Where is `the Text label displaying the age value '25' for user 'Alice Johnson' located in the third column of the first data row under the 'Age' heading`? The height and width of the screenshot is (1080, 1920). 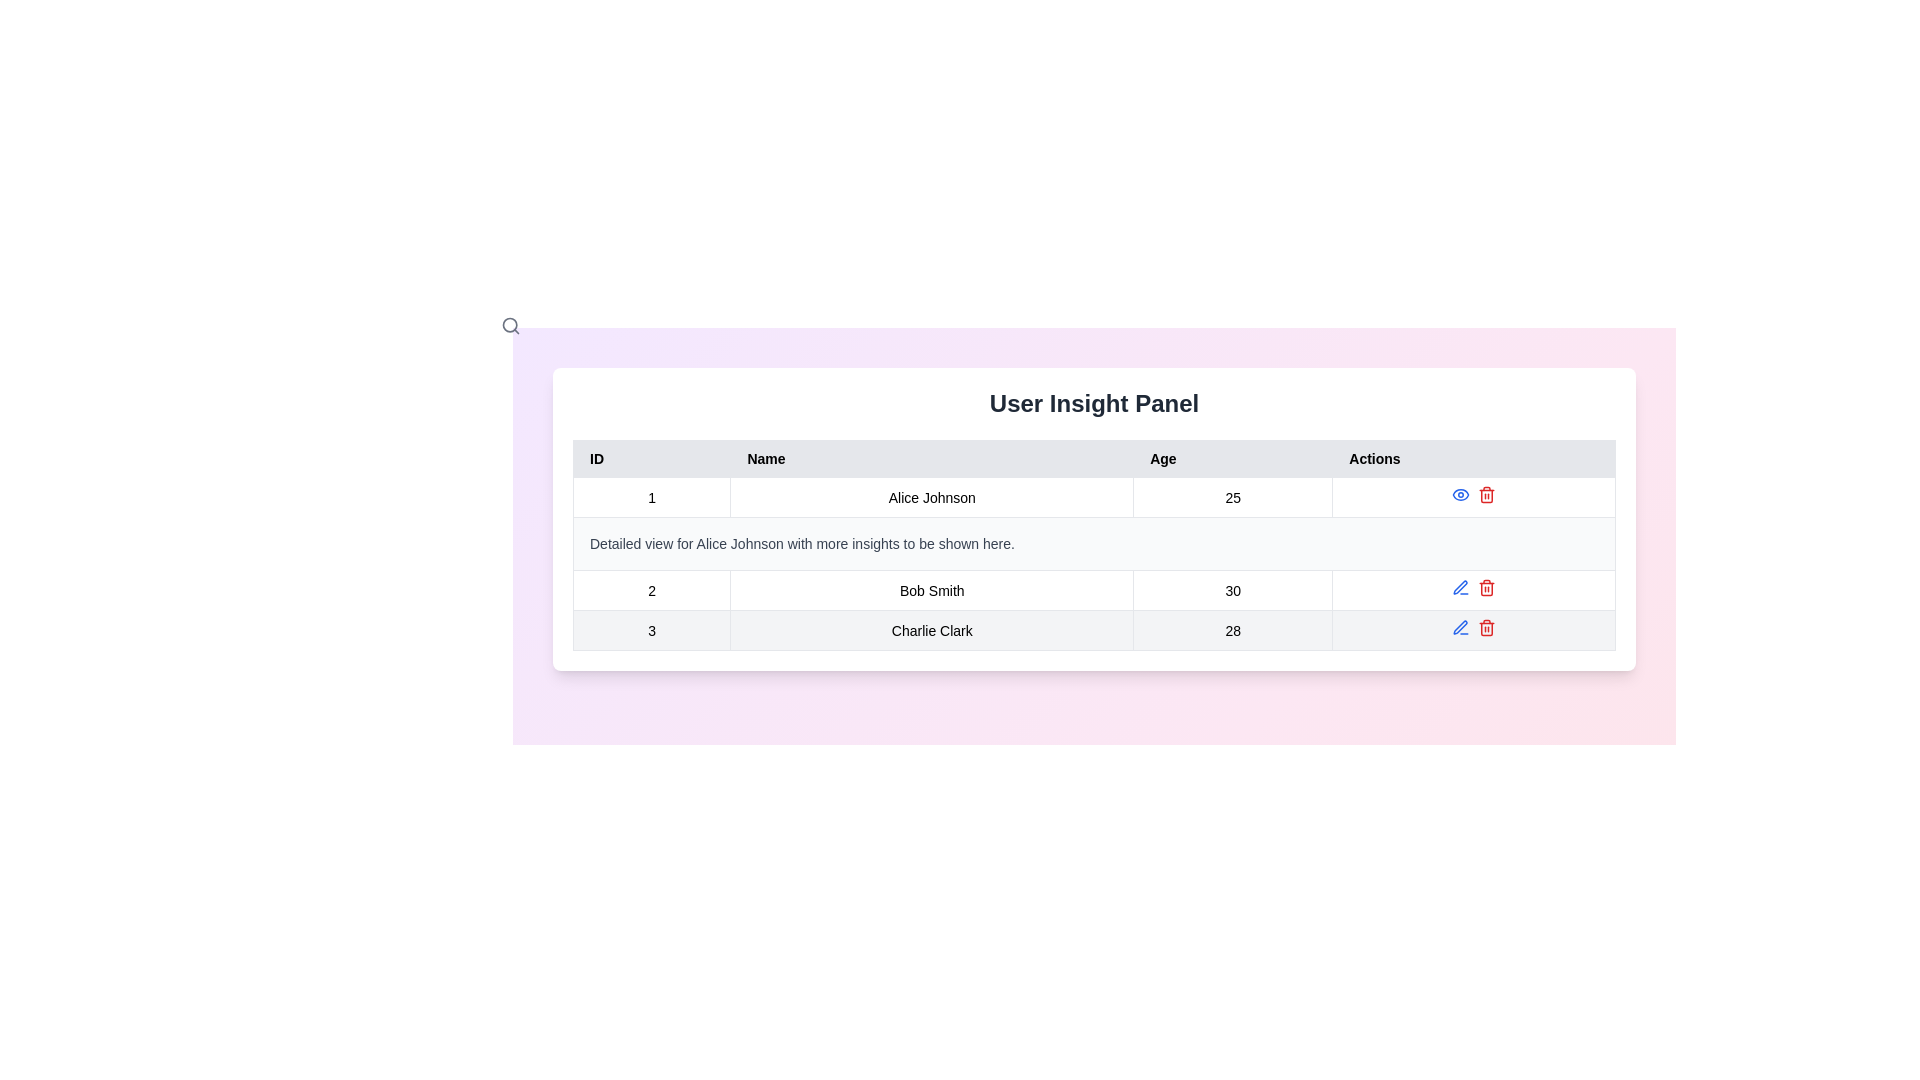
the Text label displaying the age value '25' for user 'Alice Johnson' located in the third column of the first data row under the 'Age' heading is located at coordinates (1232, 496).